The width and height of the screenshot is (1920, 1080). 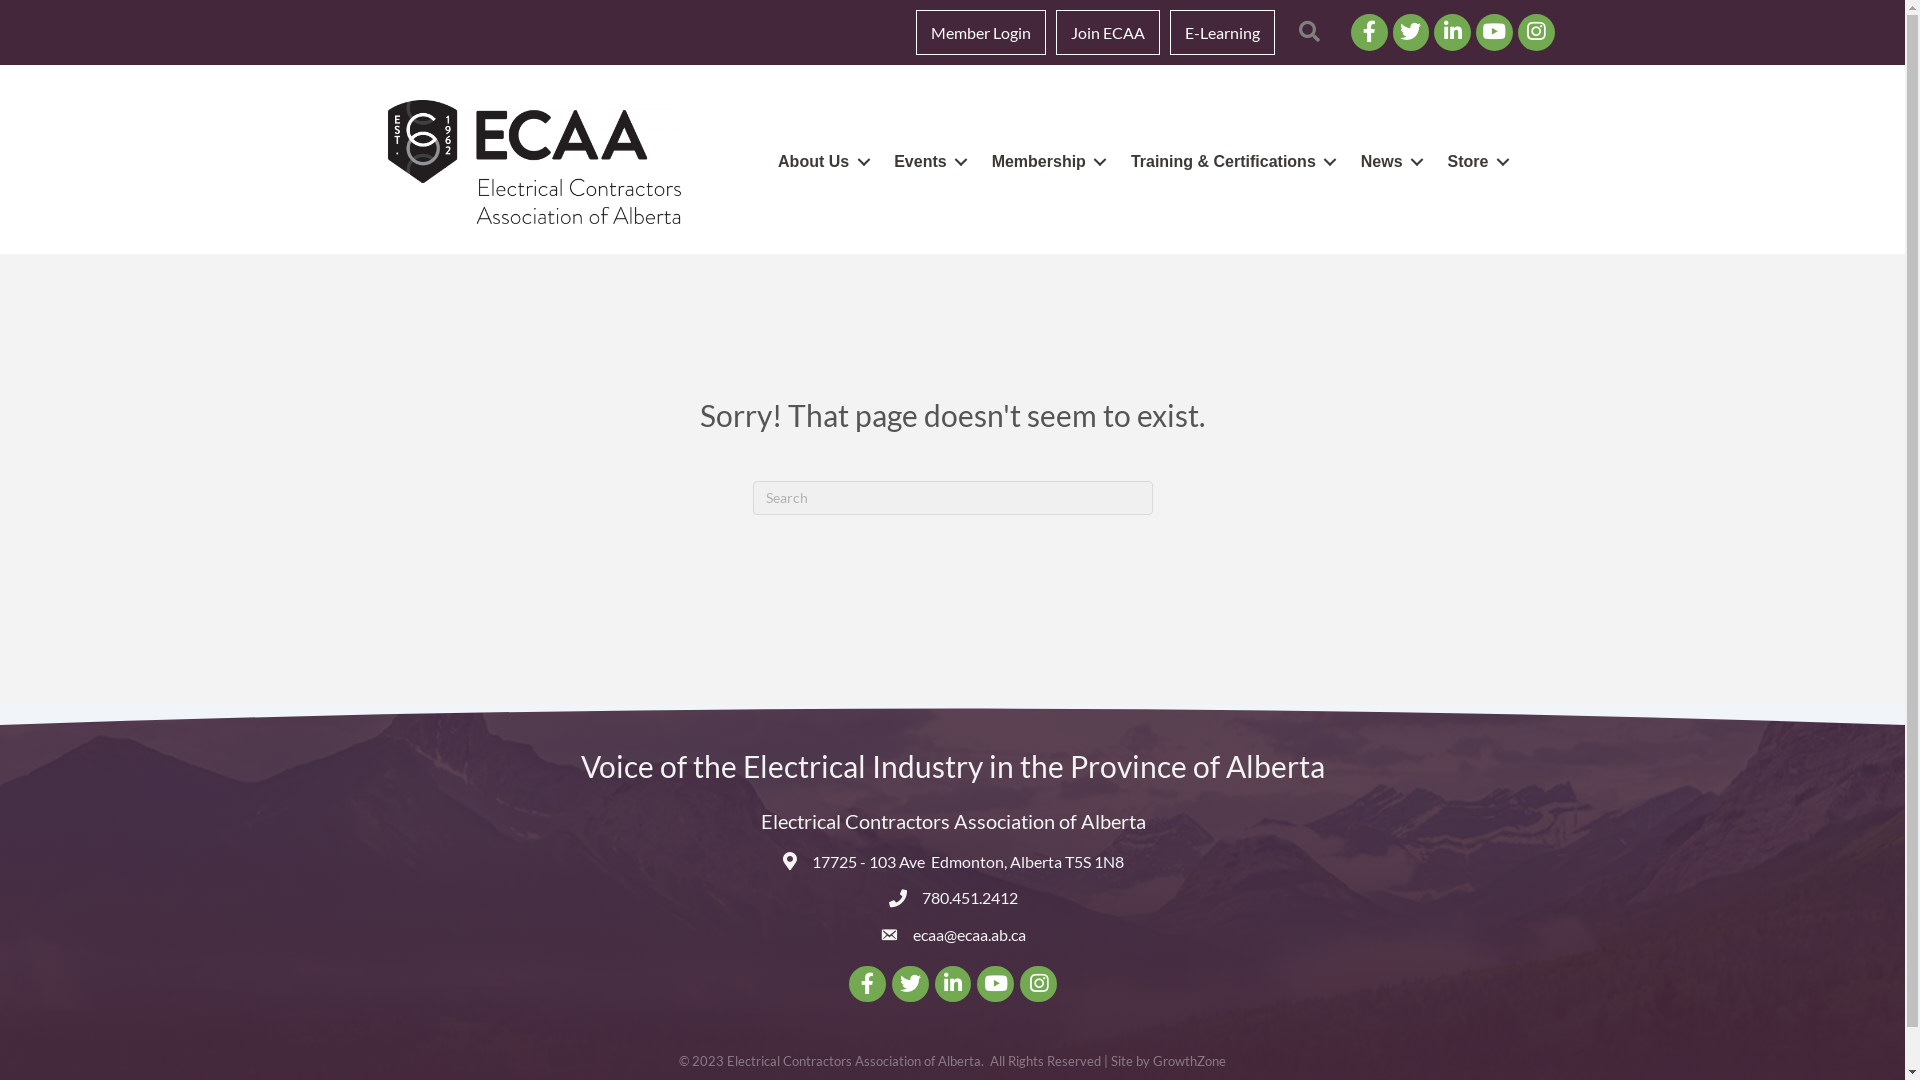 I want to click on 'ecaa@ecaa.ab.ca', so click(x=969, y=934).